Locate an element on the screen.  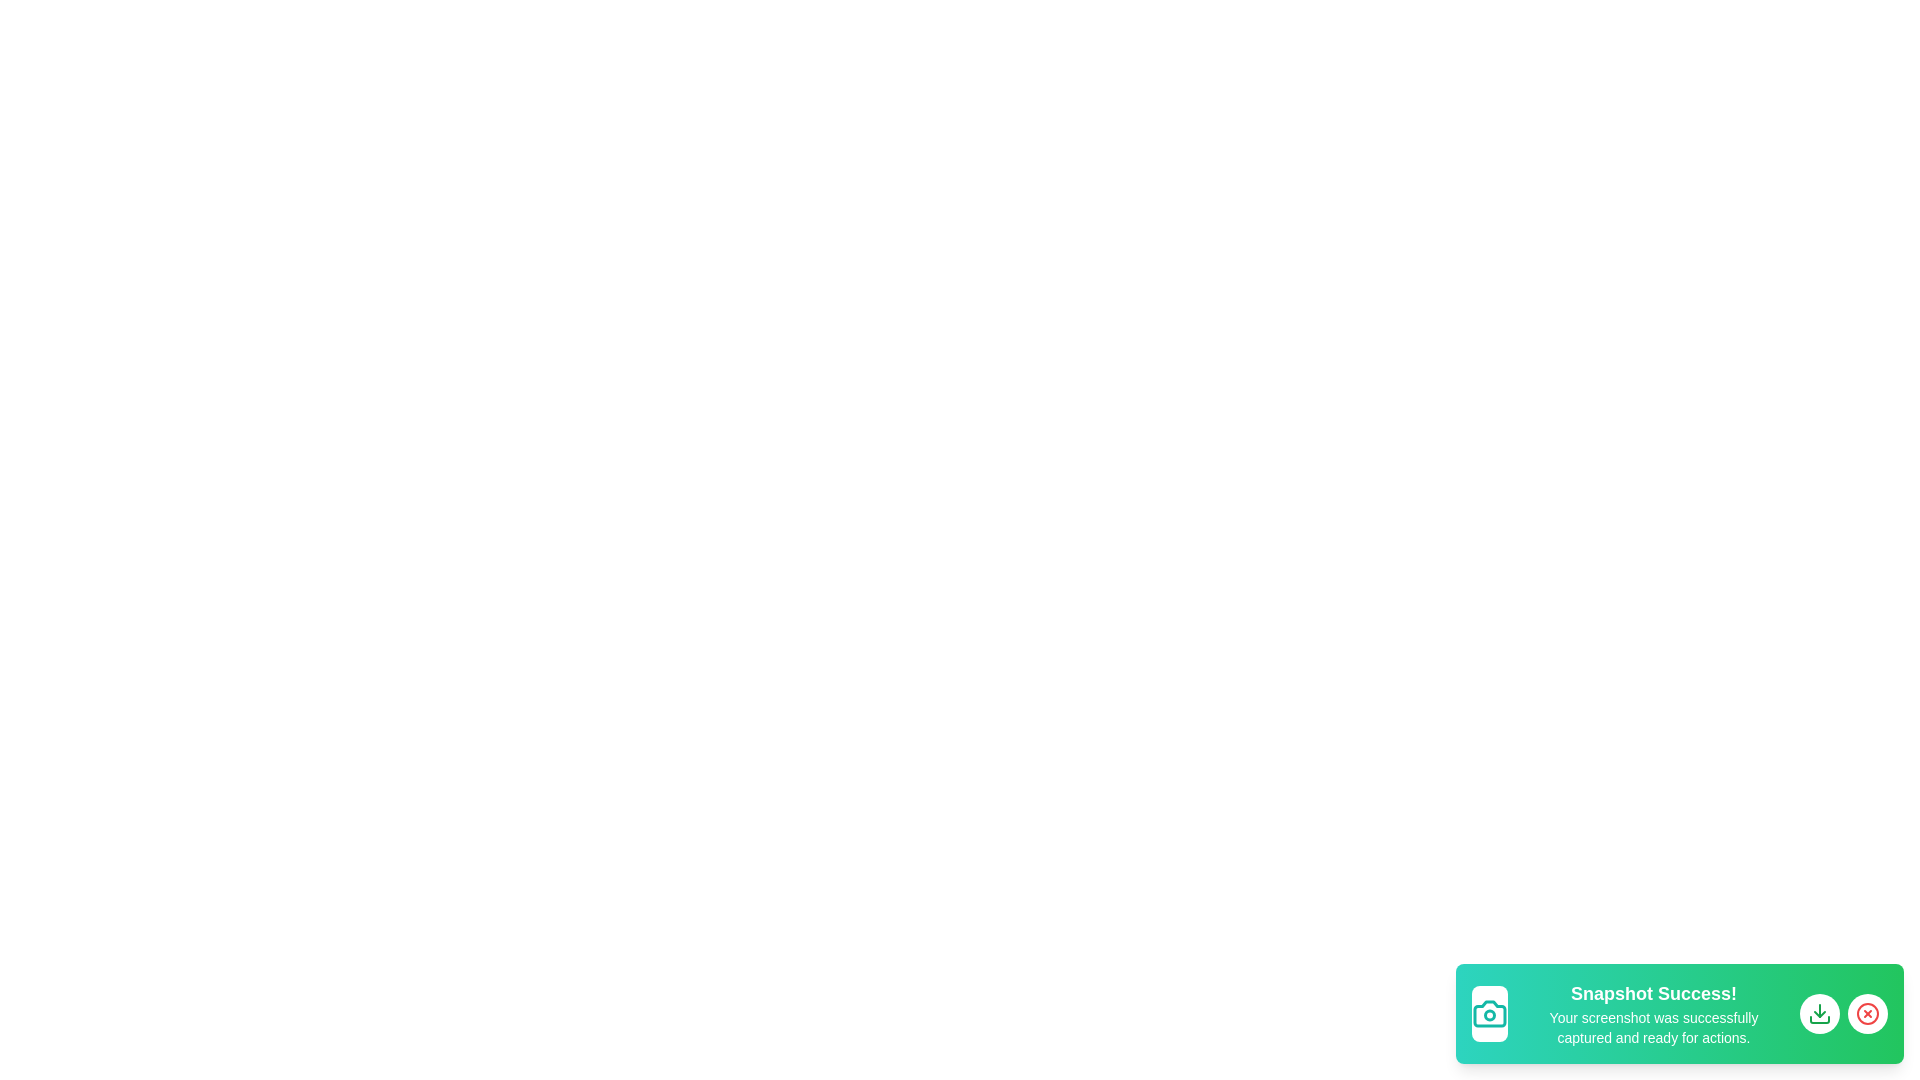
the 'Close' button to dismiss the snackbar is located at coordinates (1866, 1014).